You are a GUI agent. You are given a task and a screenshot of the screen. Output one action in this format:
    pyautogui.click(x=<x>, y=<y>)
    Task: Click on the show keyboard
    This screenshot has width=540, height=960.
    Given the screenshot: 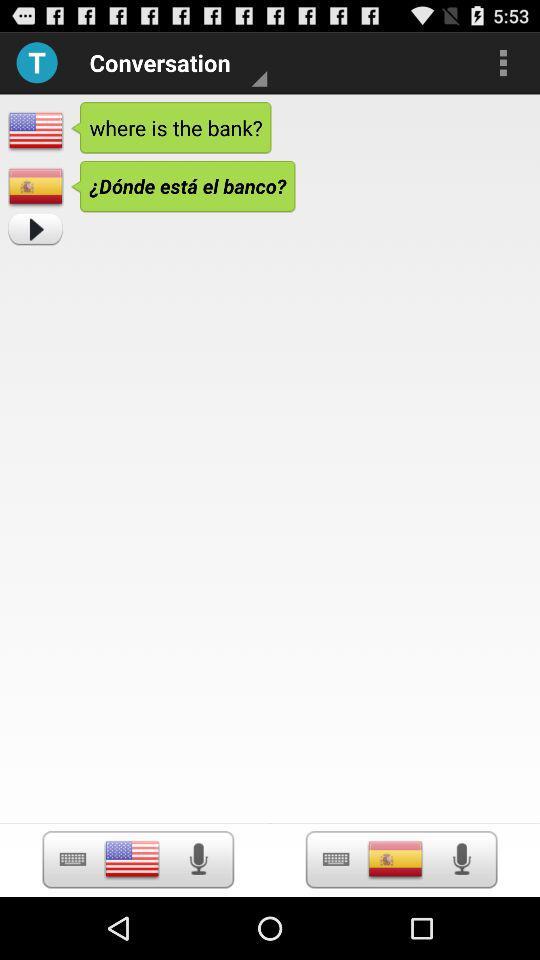 What is the action you would take?
    pyautogui.click(x=71, y=858)
    